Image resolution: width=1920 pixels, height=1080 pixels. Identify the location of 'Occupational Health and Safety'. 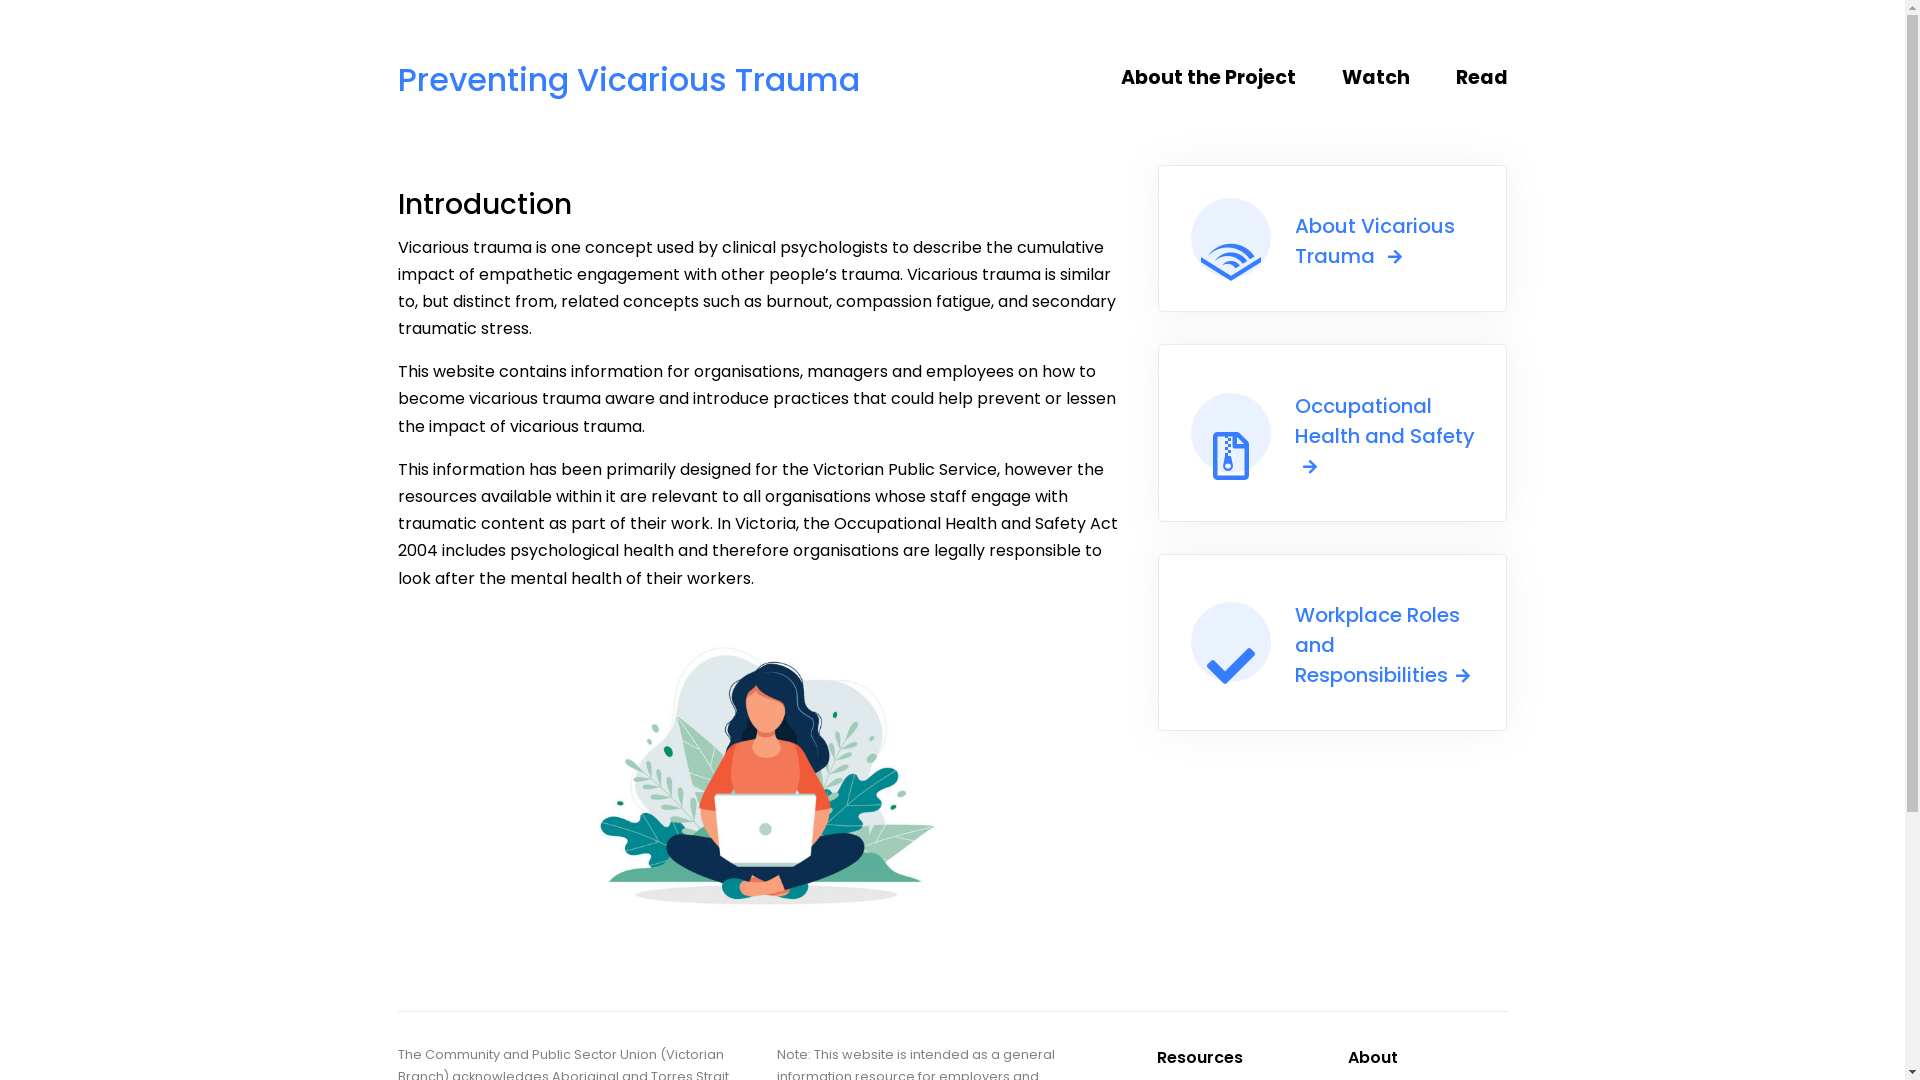
(1333, 431).